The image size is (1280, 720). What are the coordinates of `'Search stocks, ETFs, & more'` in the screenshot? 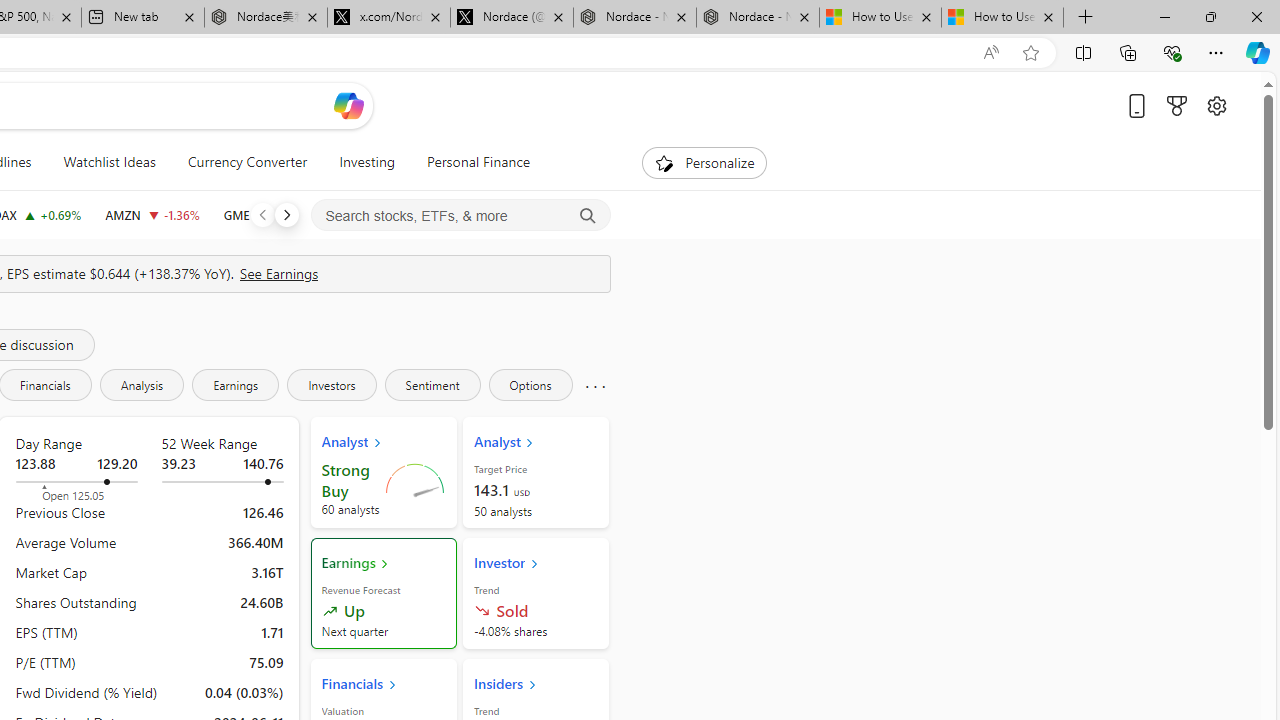 It's located at (460, 216).